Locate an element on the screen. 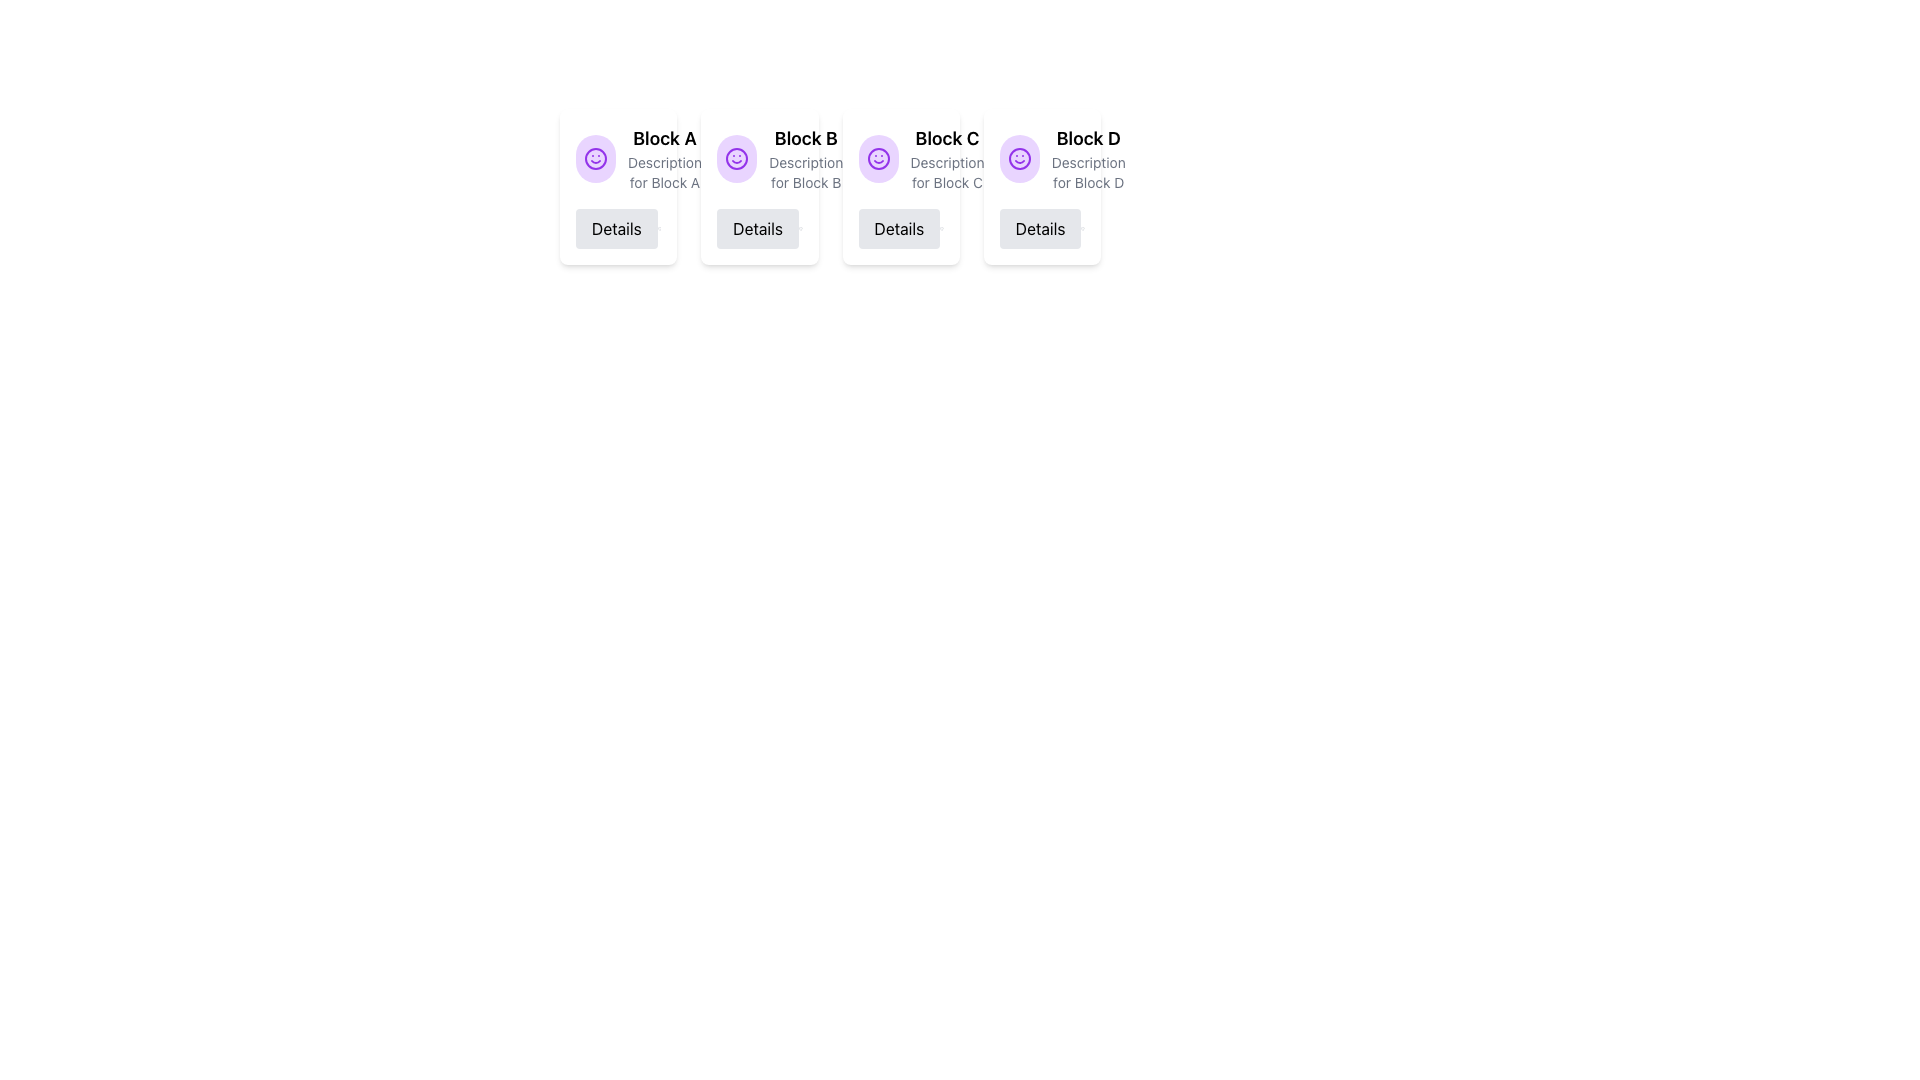 Image resolution: width=1920 pixels, height=1080 pixels. the 'Block D' card, which is the fourth card in a horizontal row of cards, positioned below 'Block C' is located at coordinates (1041, 157).